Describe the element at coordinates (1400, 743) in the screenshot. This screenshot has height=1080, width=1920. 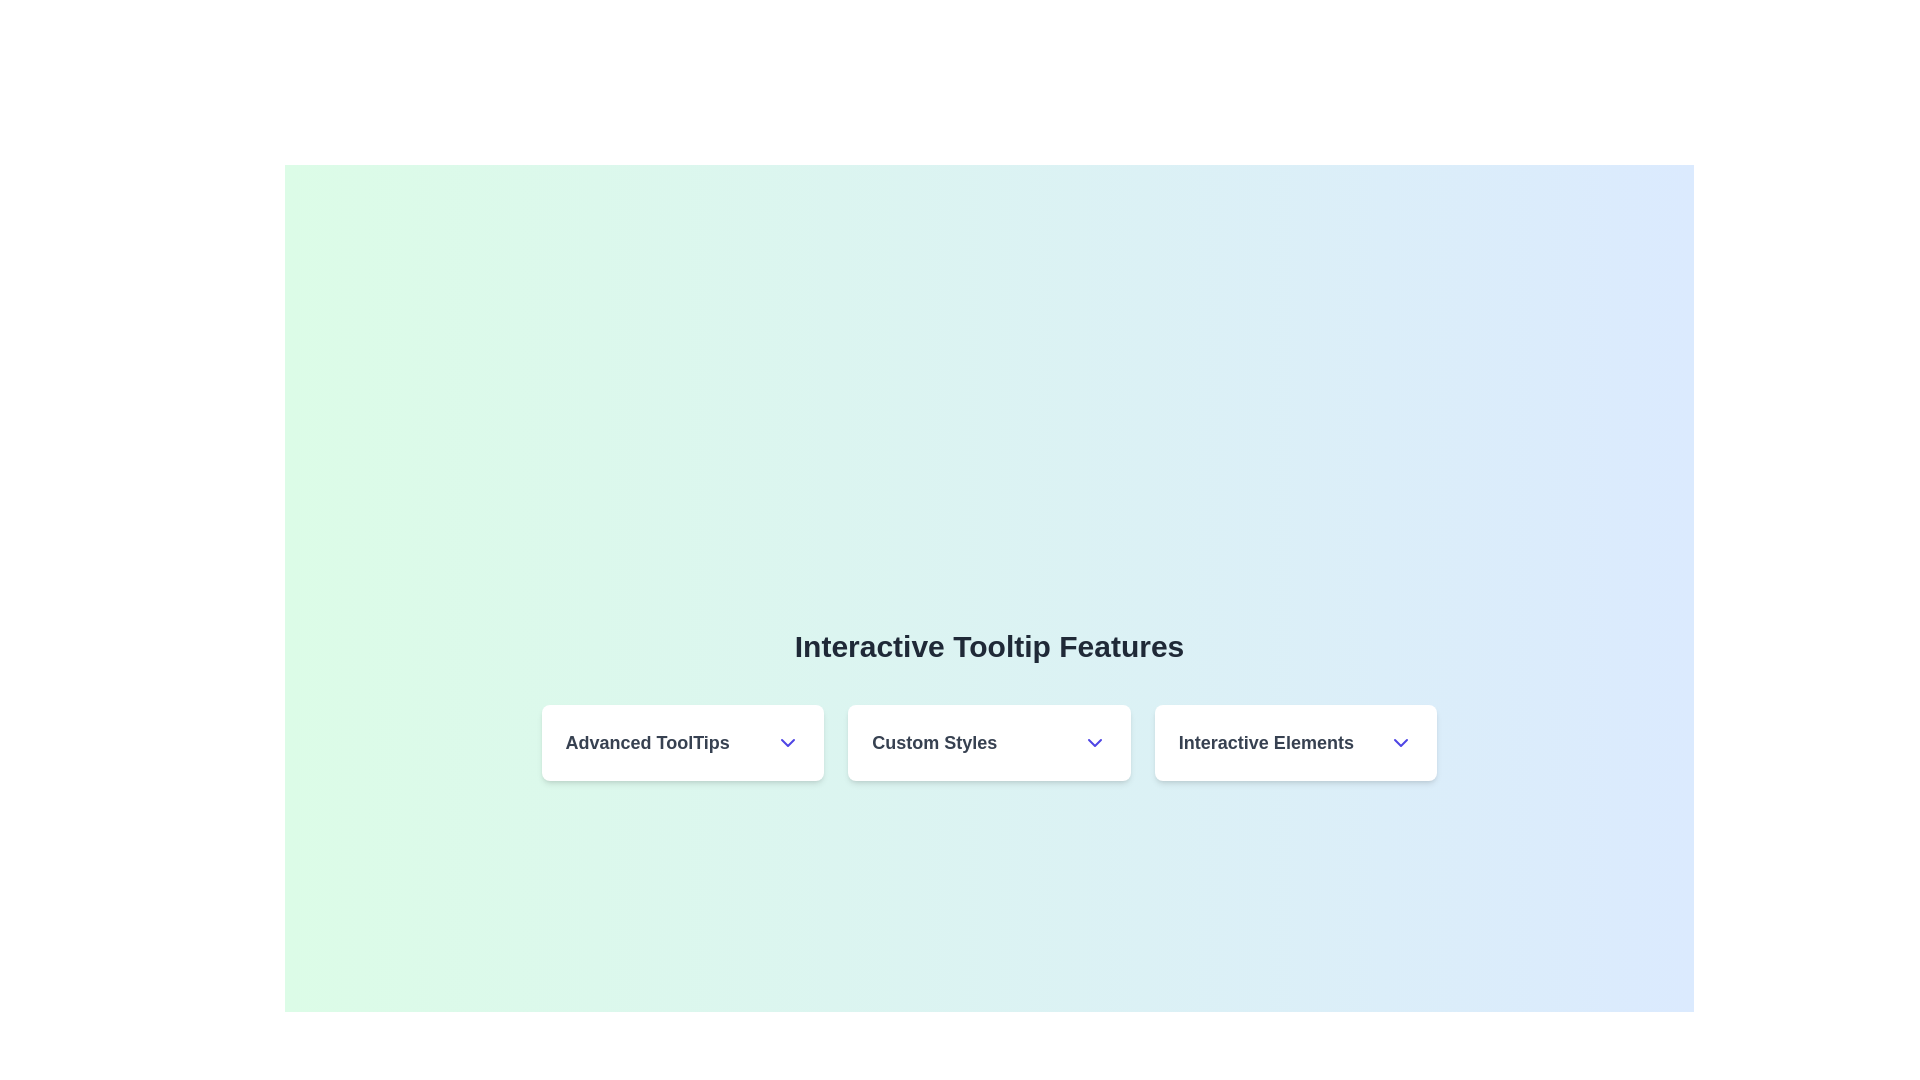
I see `the Chevron icon button located at the far right edge of the 'Interactive Elements' button group` at that location.